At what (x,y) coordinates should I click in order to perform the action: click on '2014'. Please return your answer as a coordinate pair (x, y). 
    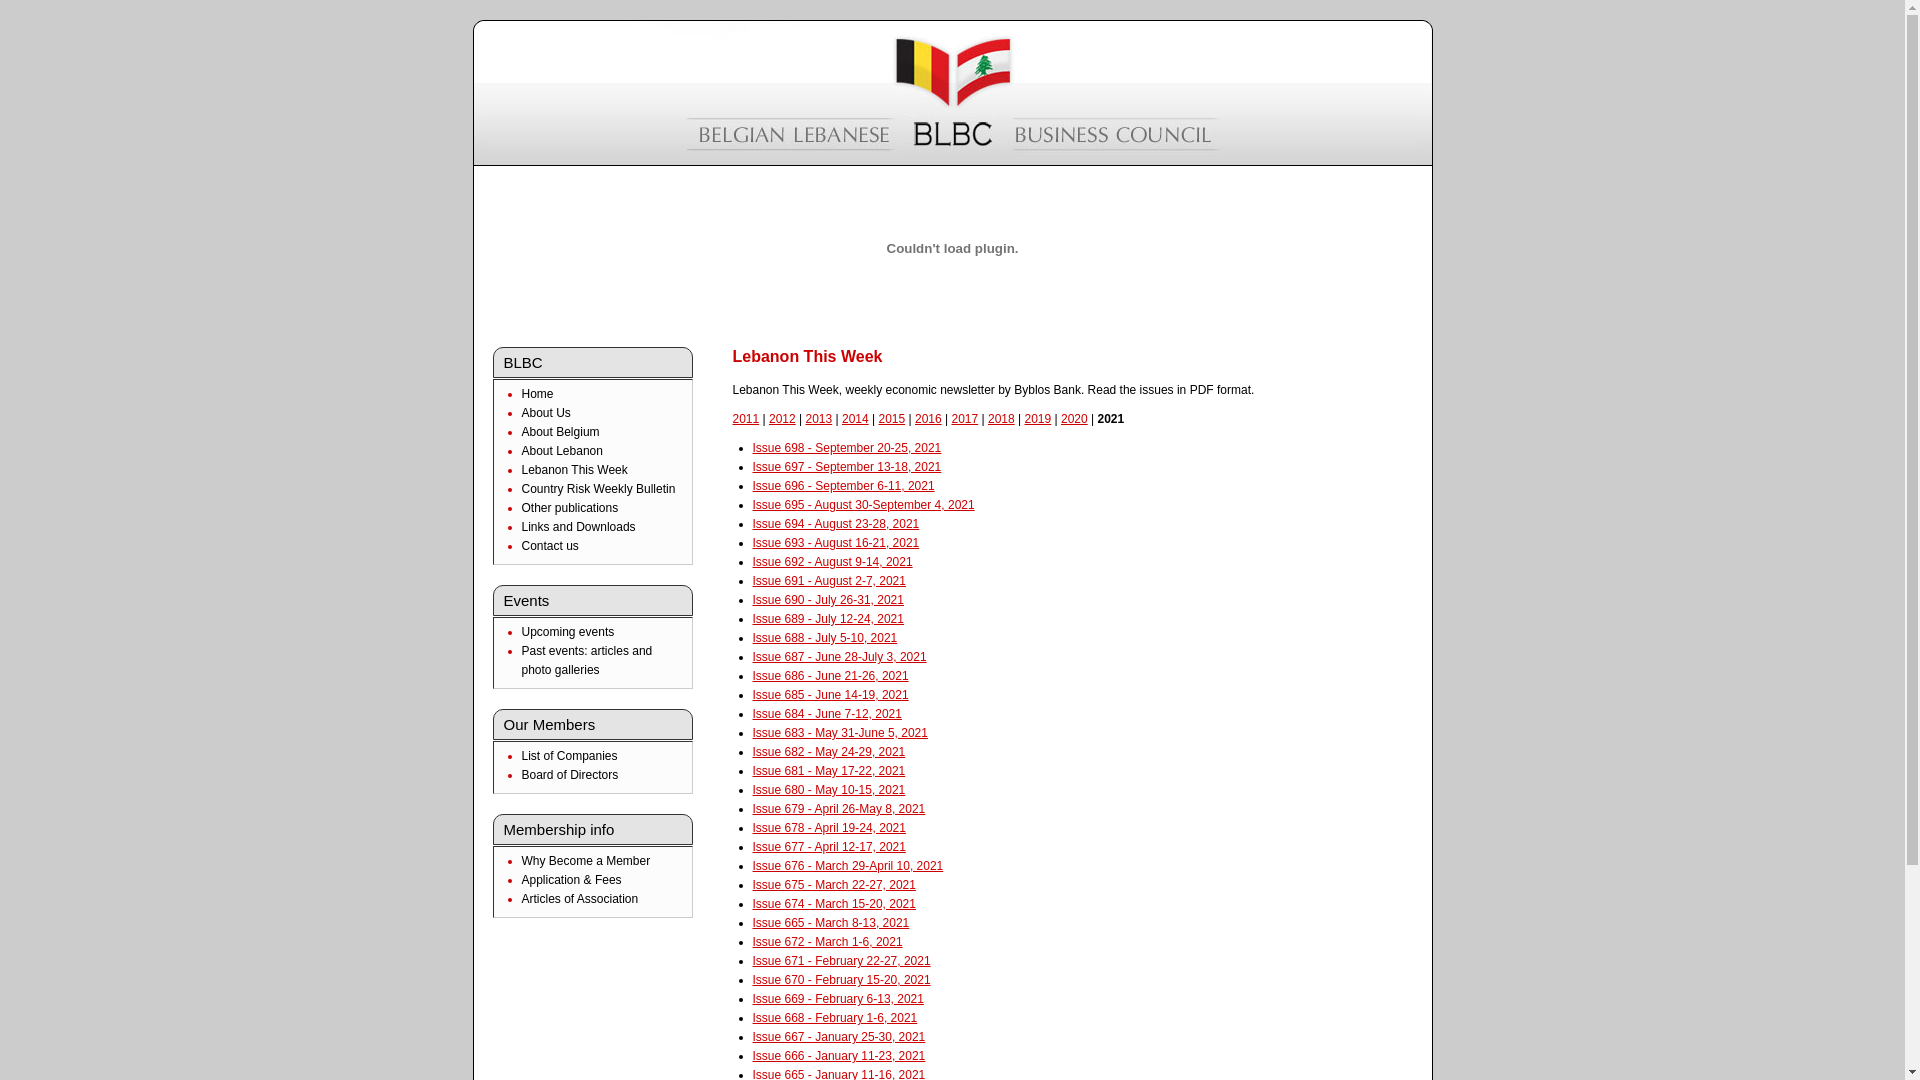
    Looking at the image, I should click on (855, 418).